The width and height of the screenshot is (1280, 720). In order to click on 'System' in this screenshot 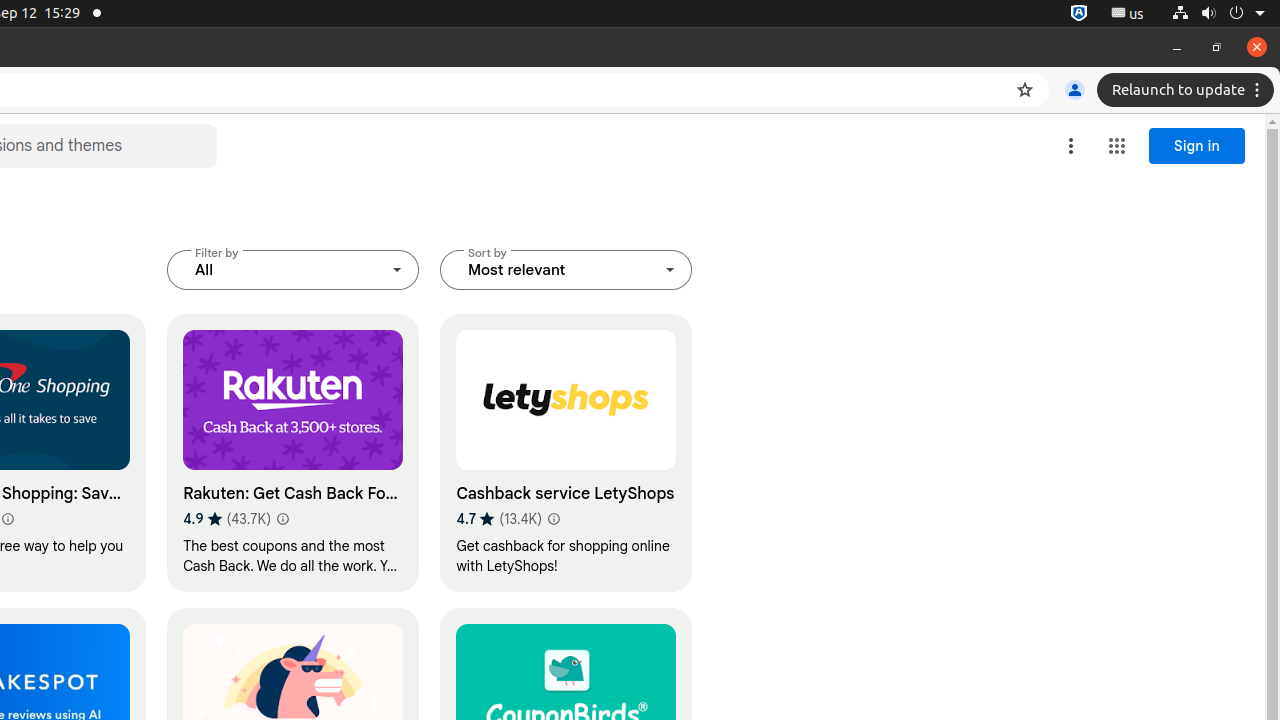, I will do `click(1217, 13)`.